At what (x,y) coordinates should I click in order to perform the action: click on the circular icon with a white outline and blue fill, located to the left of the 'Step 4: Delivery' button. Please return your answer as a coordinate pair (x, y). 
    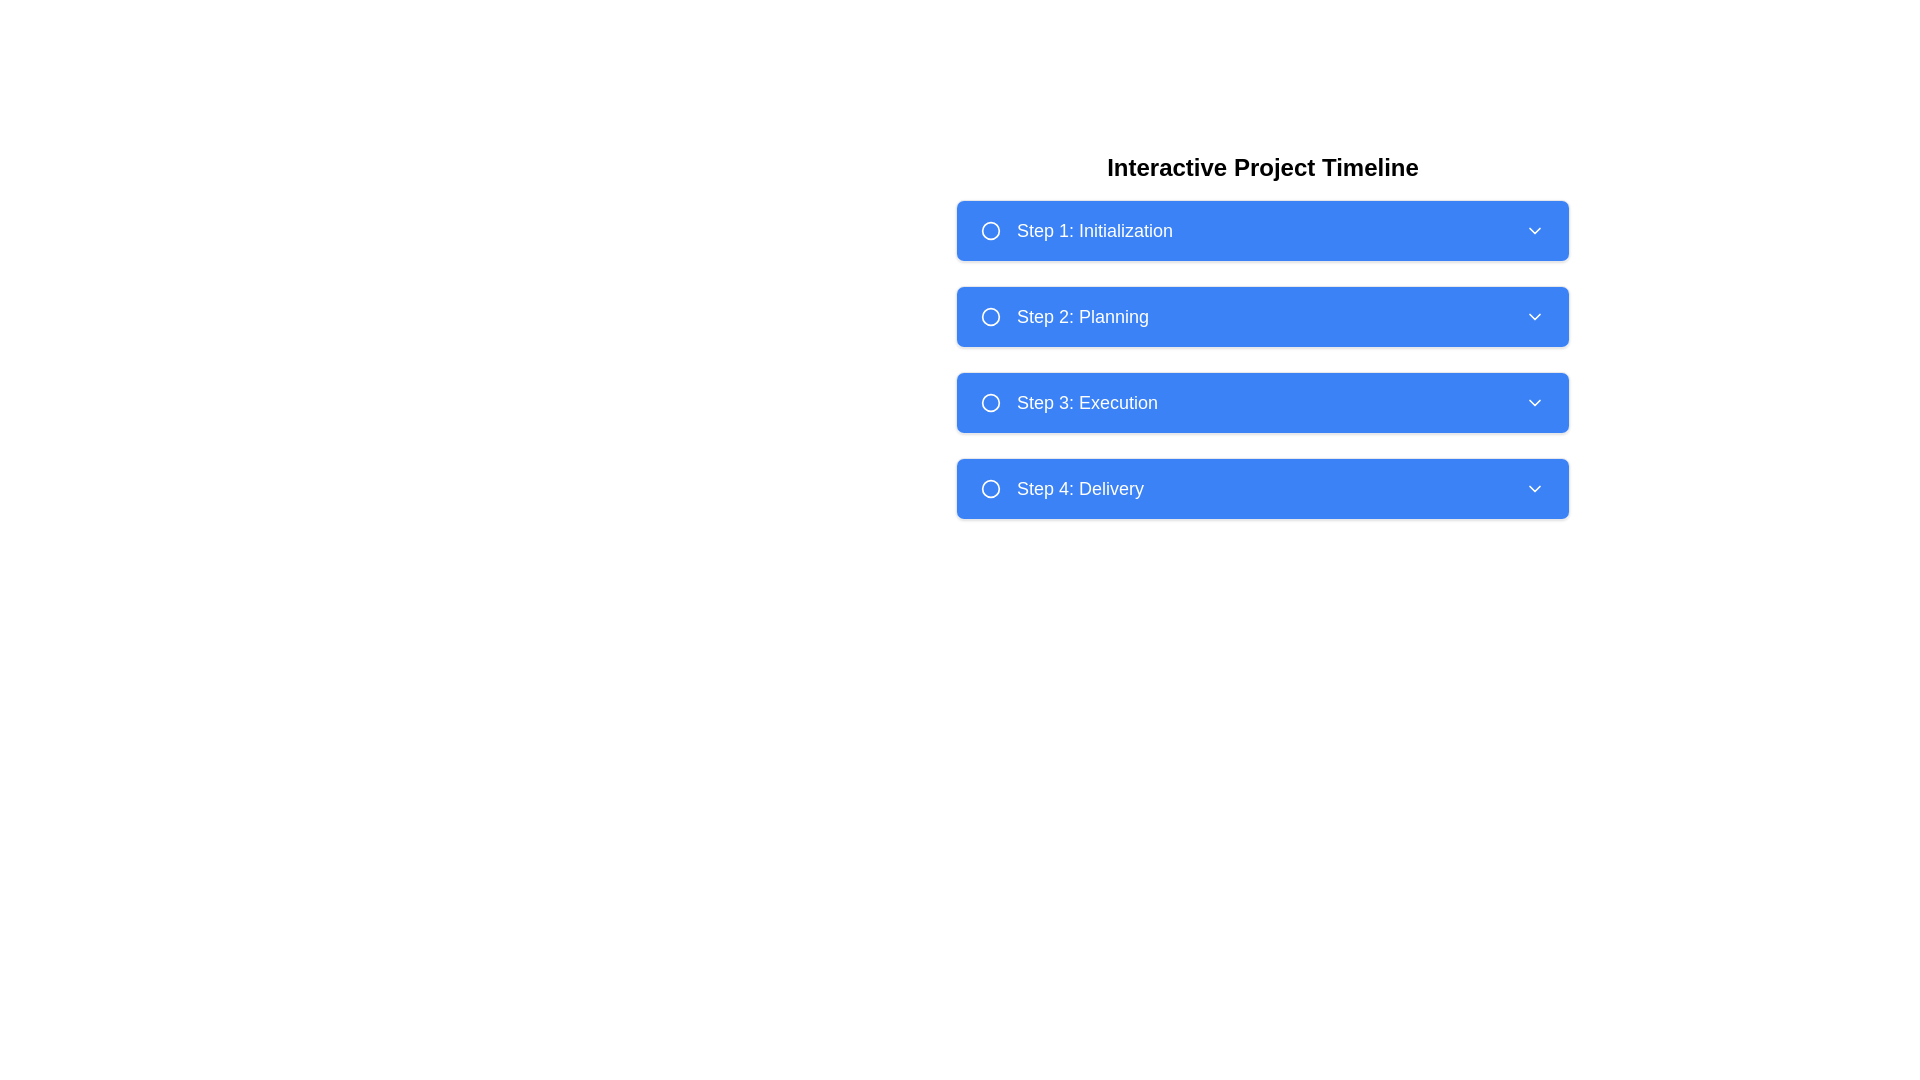
    Looking at the image, I should click on (990, 489).